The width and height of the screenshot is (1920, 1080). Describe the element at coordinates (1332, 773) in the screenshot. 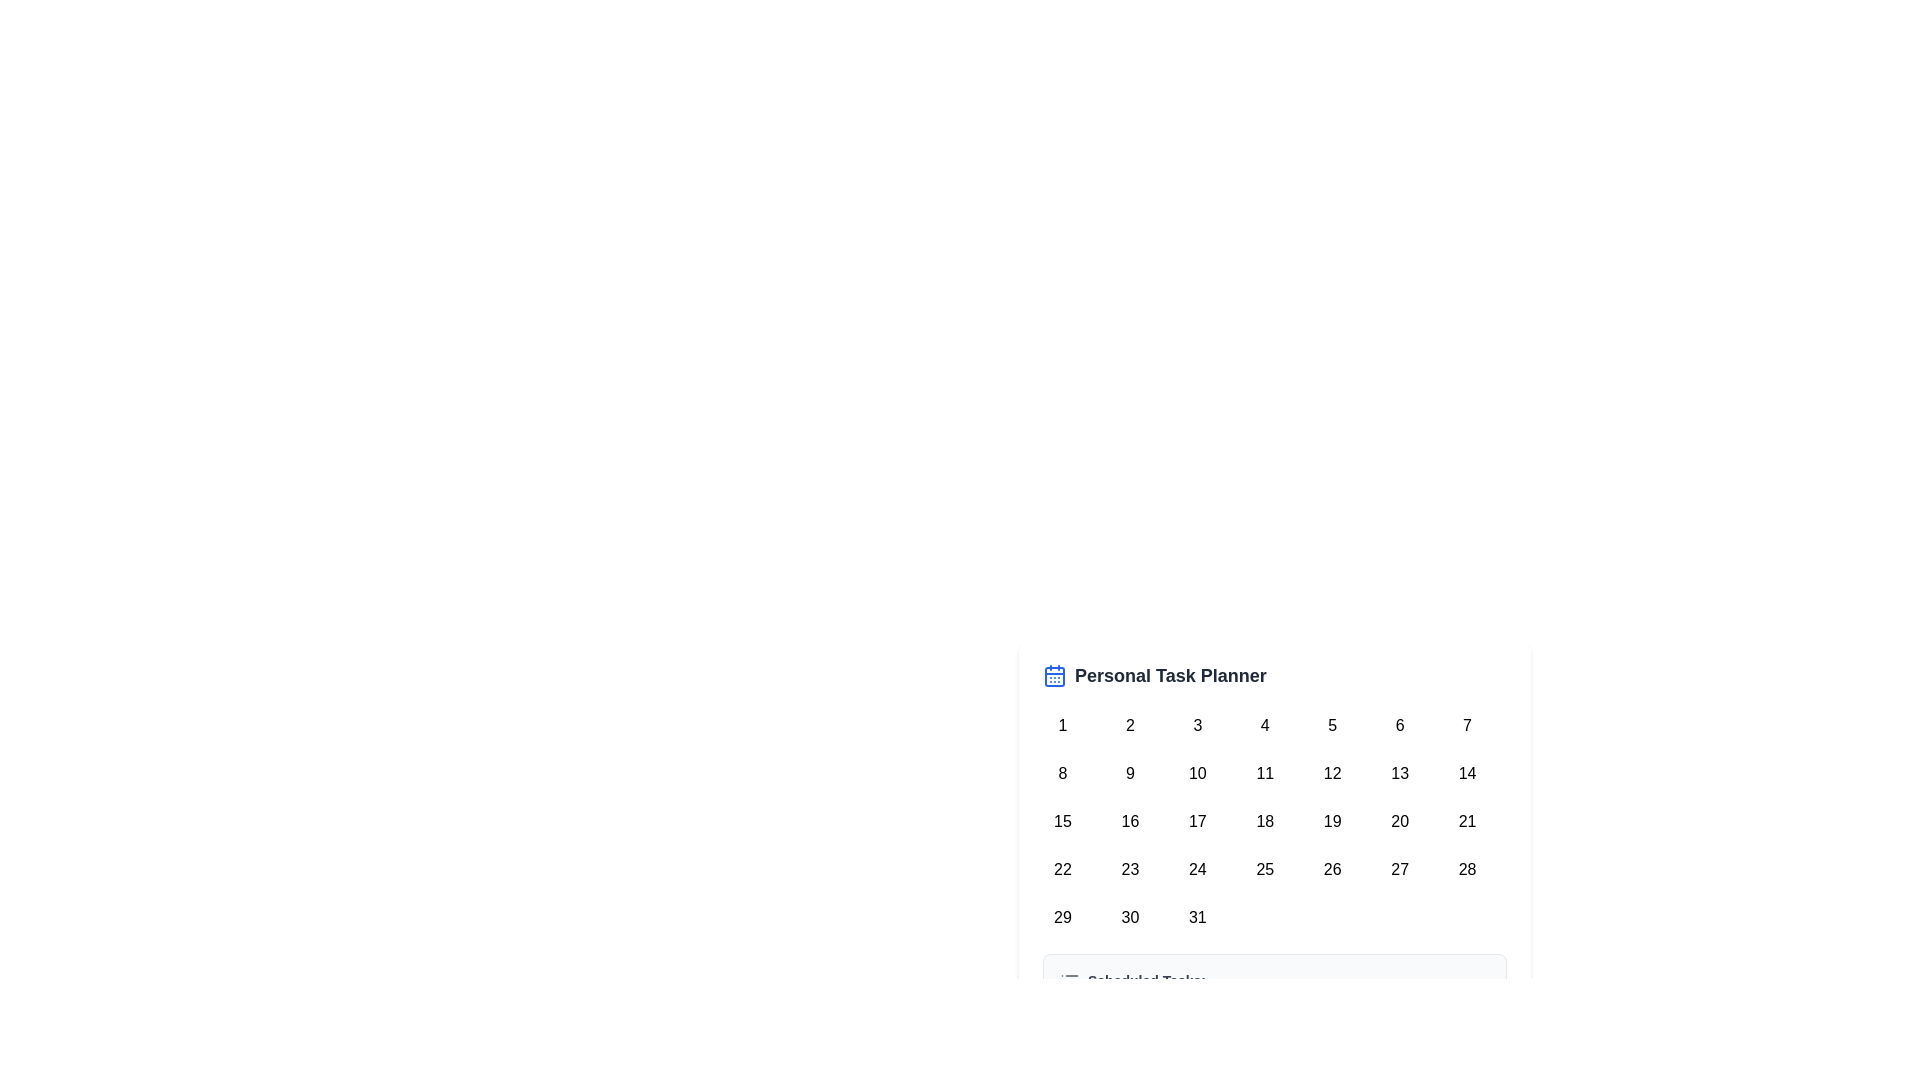

I see `the calendar button representing day '12'` at that location.